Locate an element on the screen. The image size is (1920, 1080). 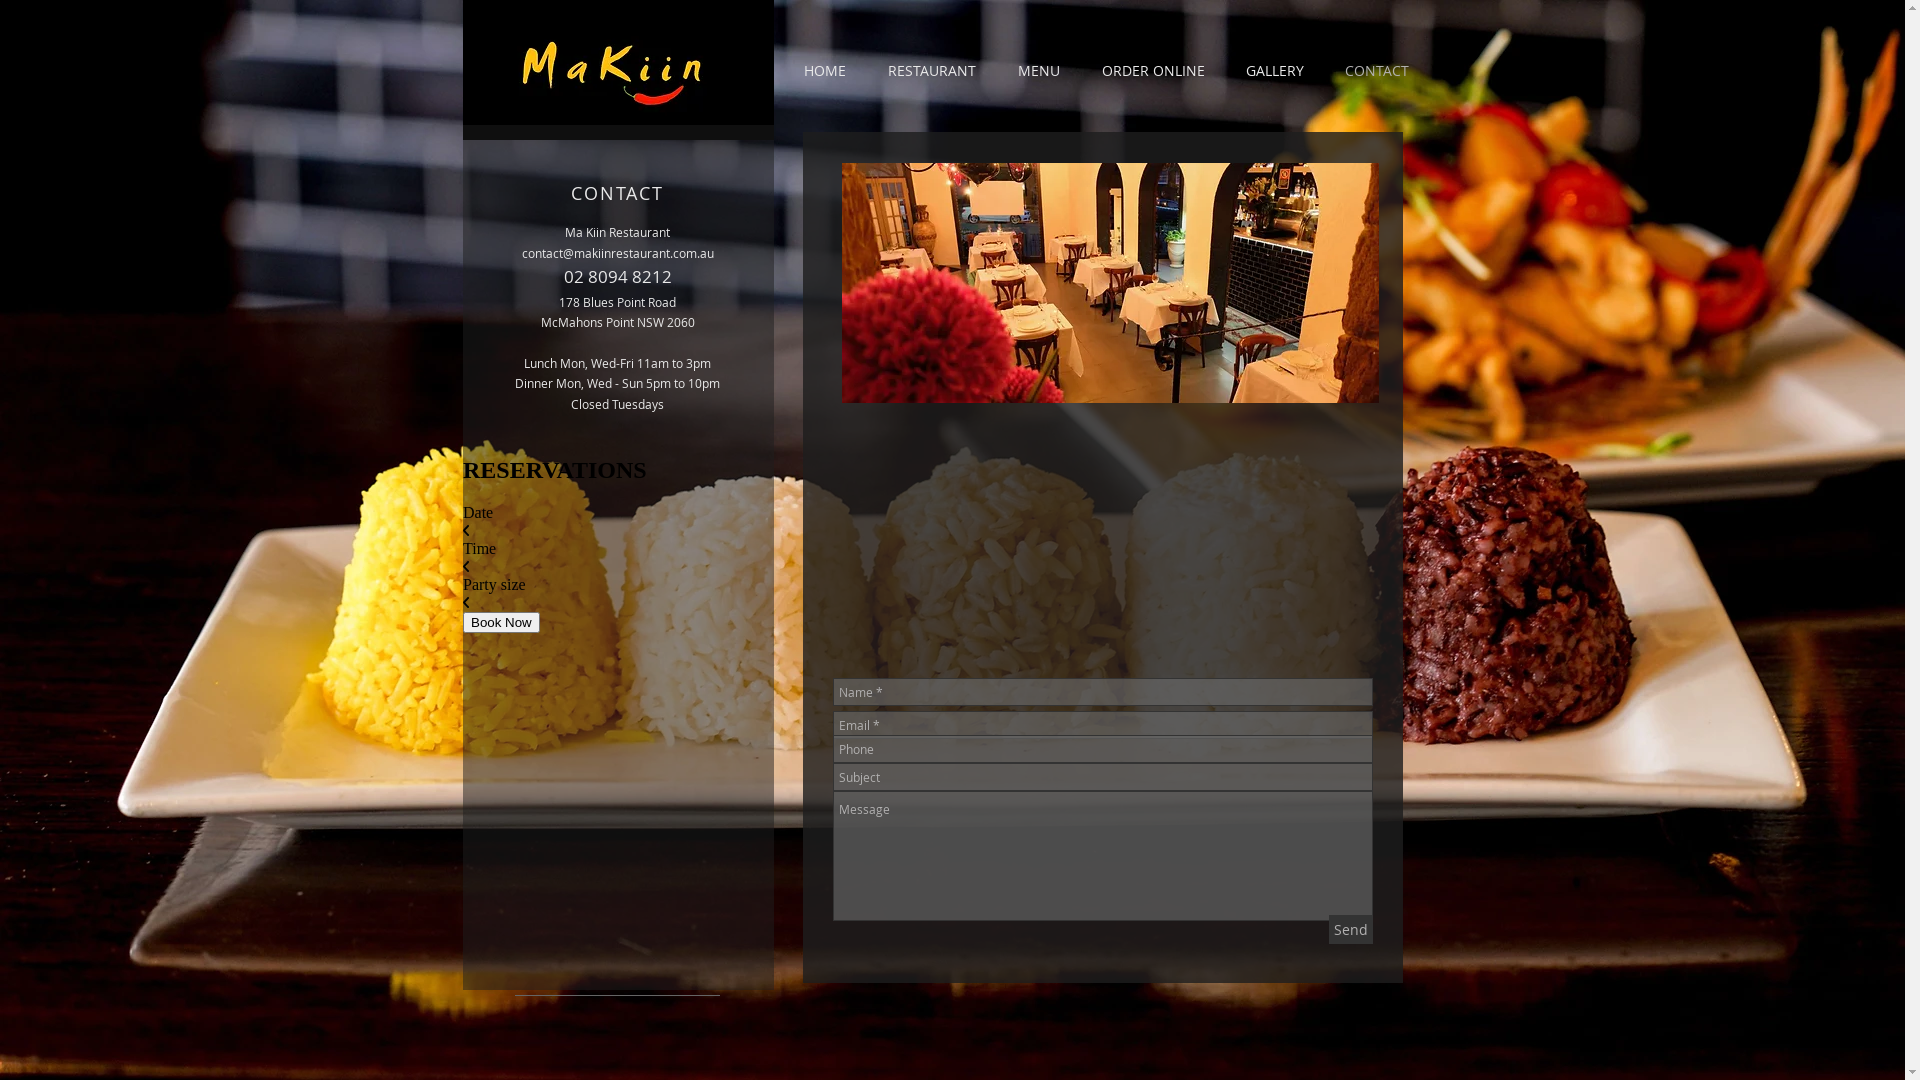
'Send' is located at coordinates (1349, 929).